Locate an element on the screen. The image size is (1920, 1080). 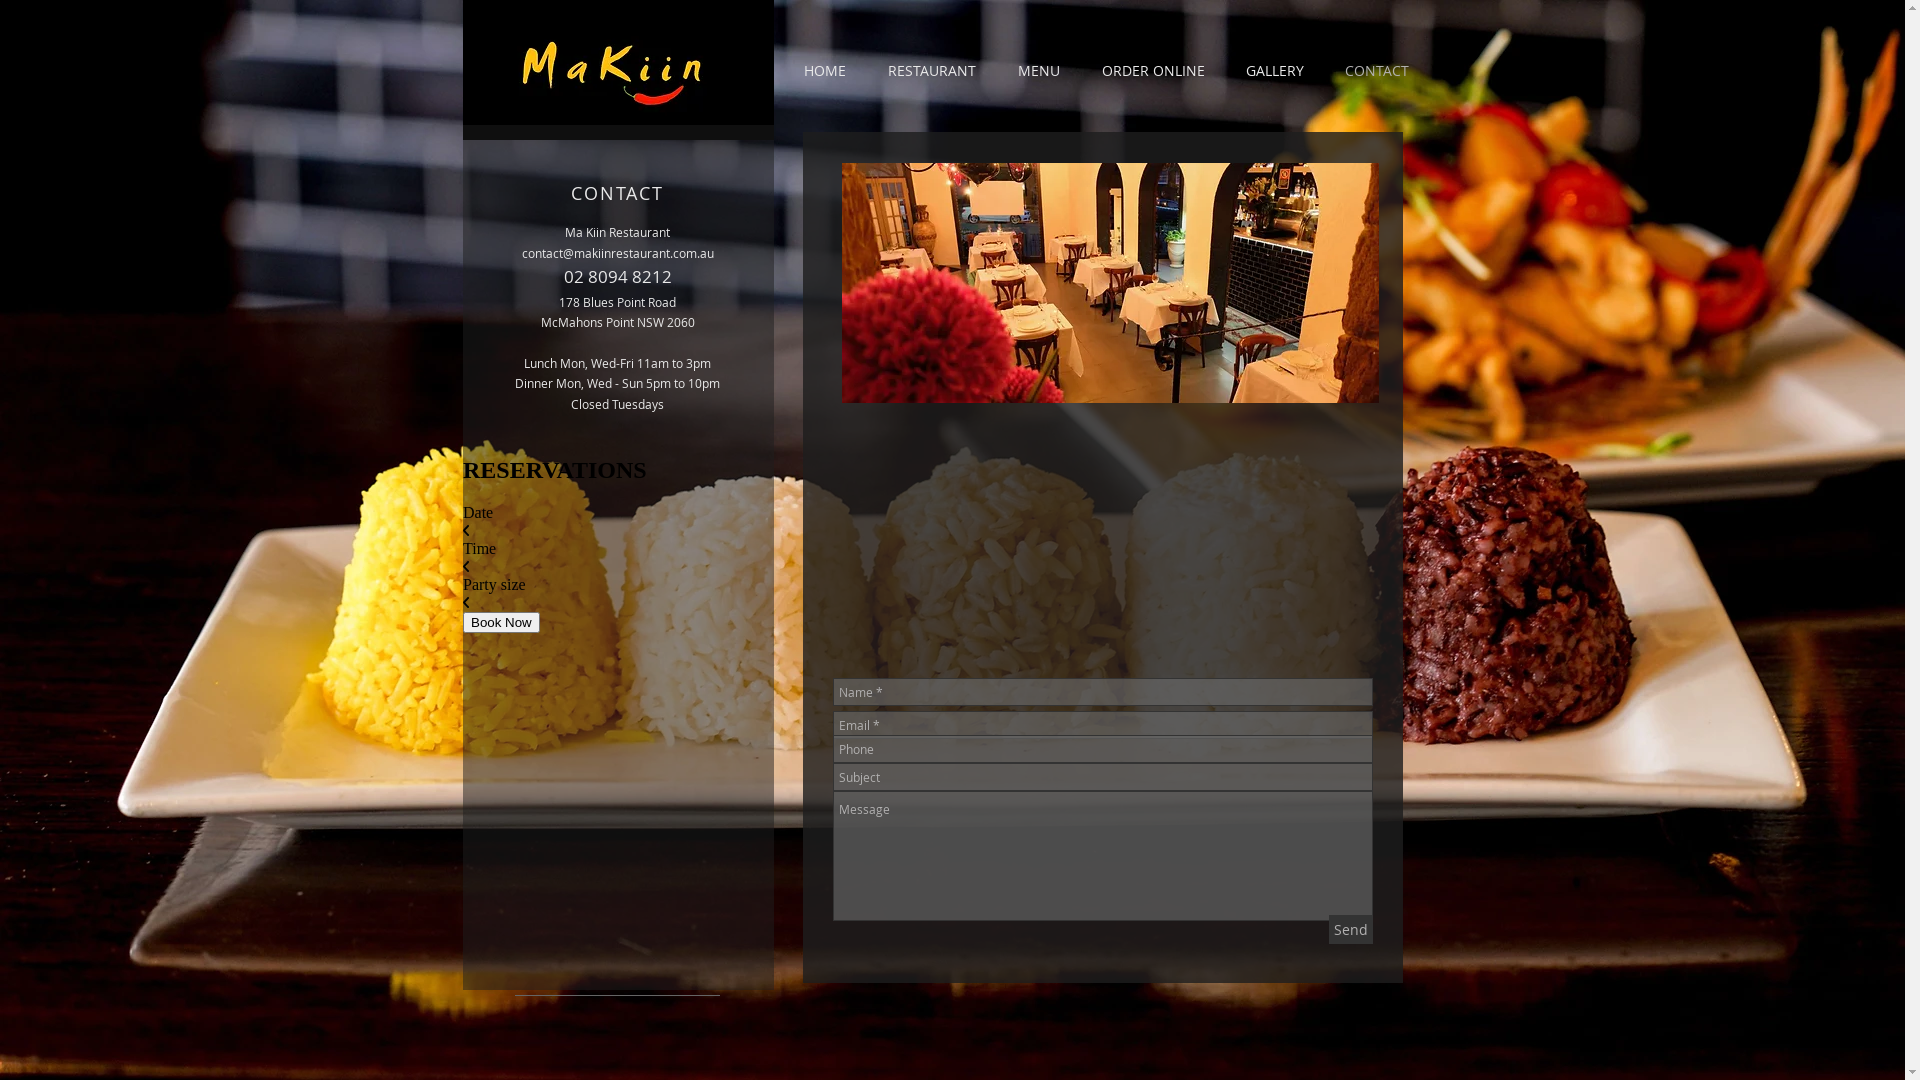
'Send' is located at coordinates (1349, 929).